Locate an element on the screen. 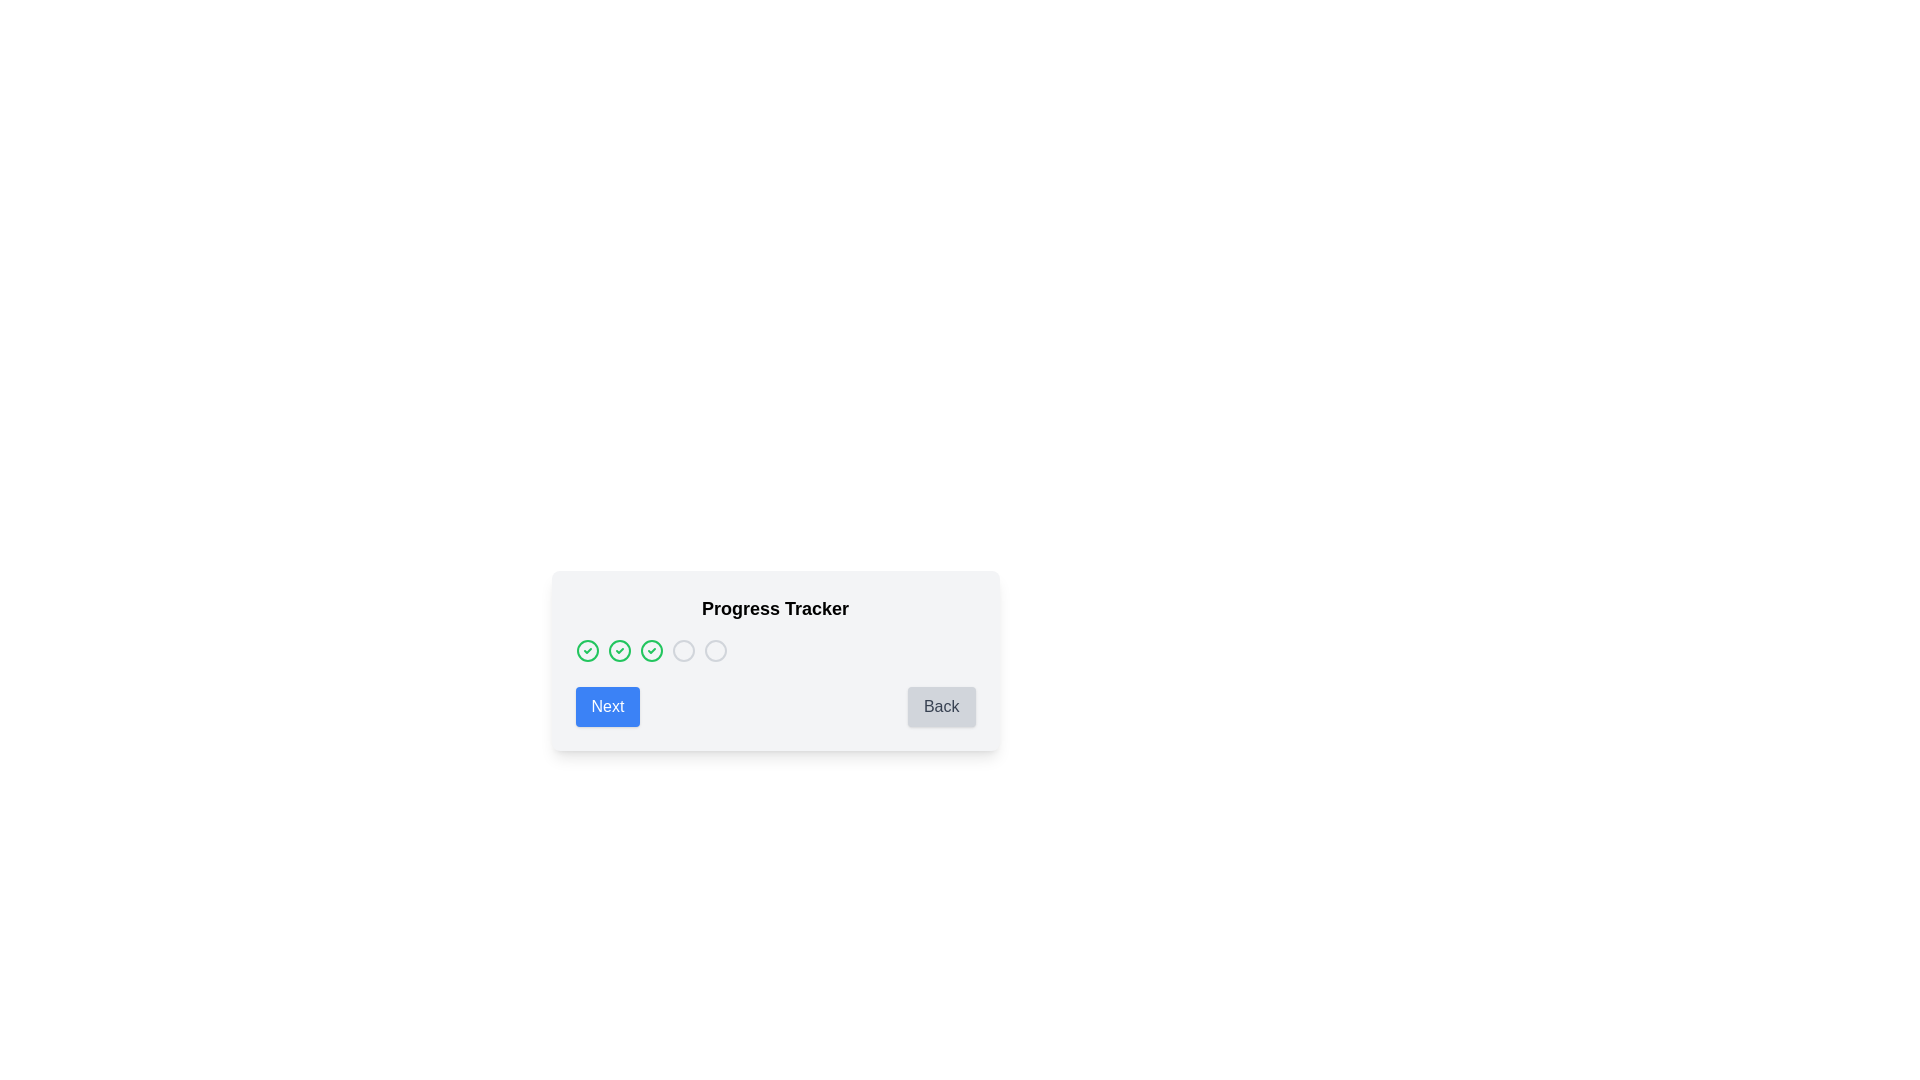 Image resolution: width=1920 pixels, height=1080 pixels. the 'Back' button, a rectangular button with rounded corners located in the lower-right section of the interface is located at coordinates (940, 705).